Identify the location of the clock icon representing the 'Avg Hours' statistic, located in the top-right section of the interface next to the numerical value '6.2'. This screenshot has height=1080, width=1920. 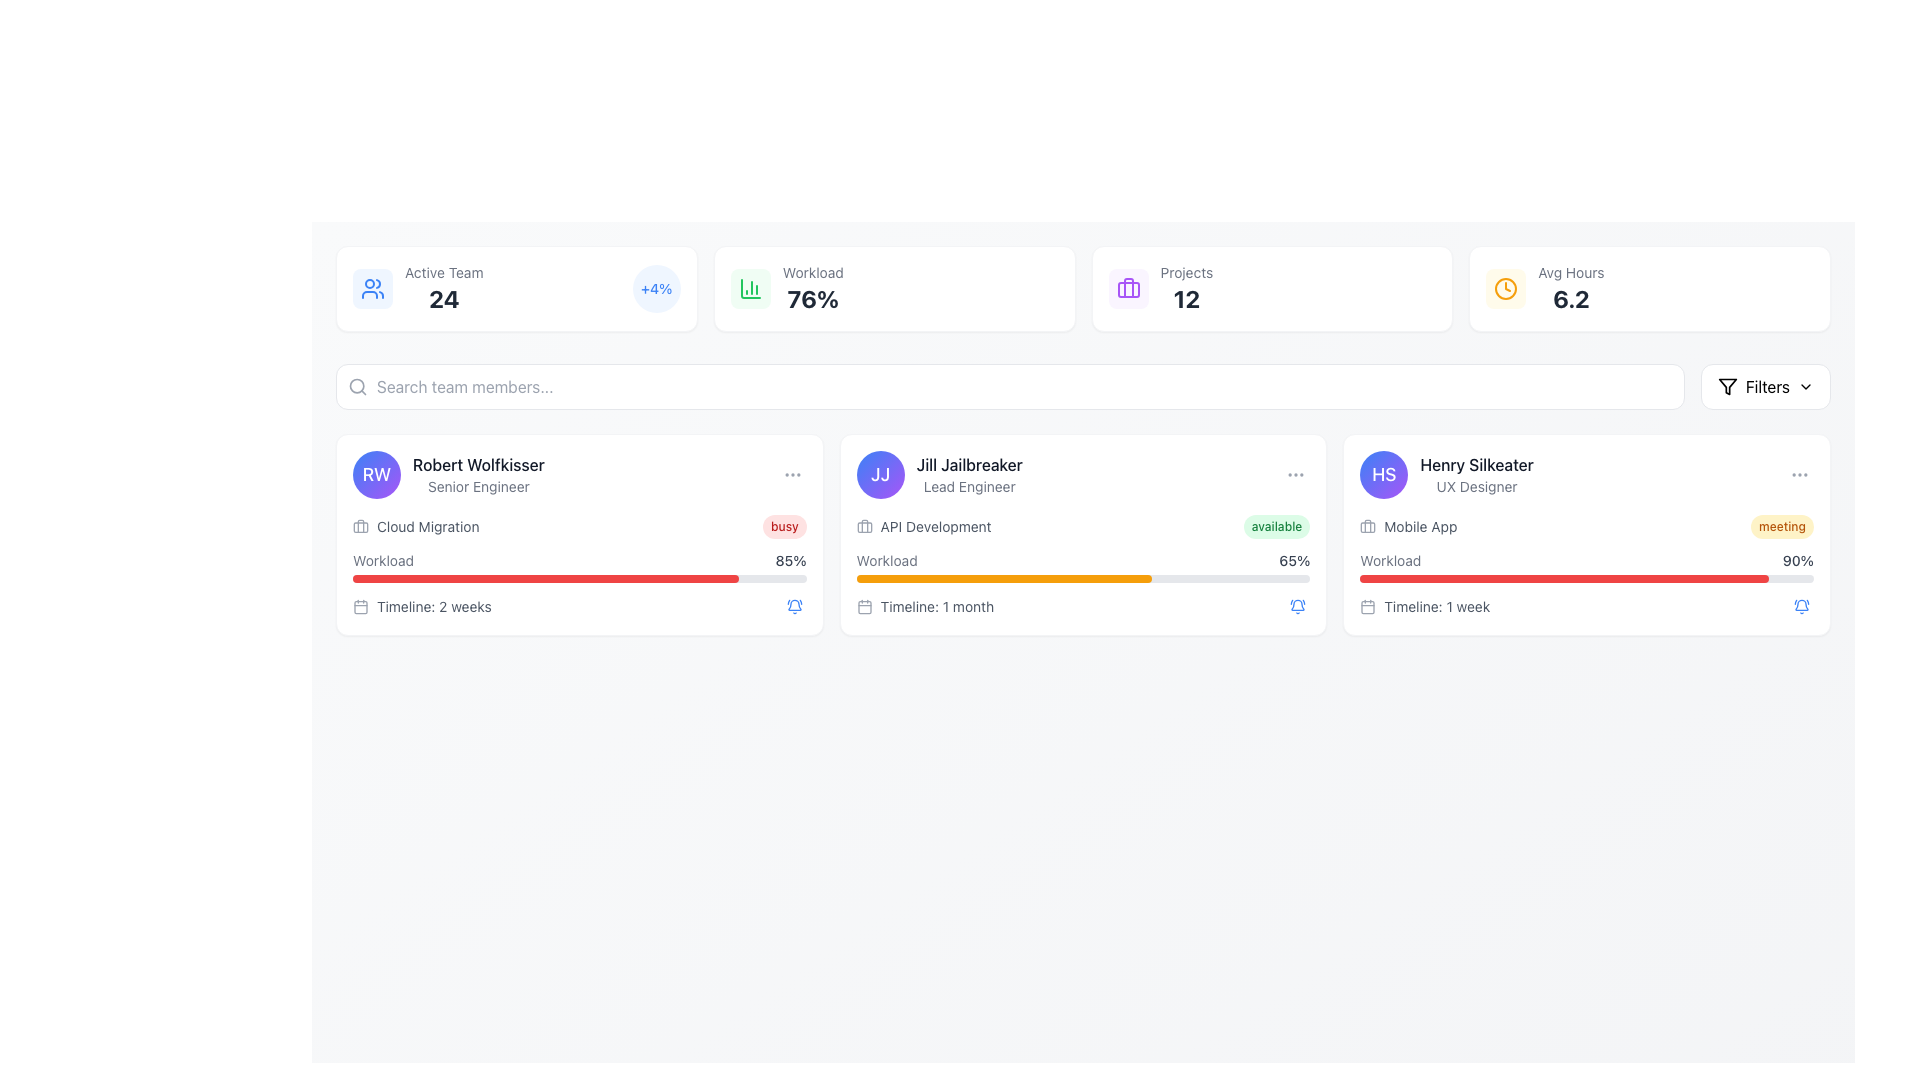
(1506, 289).